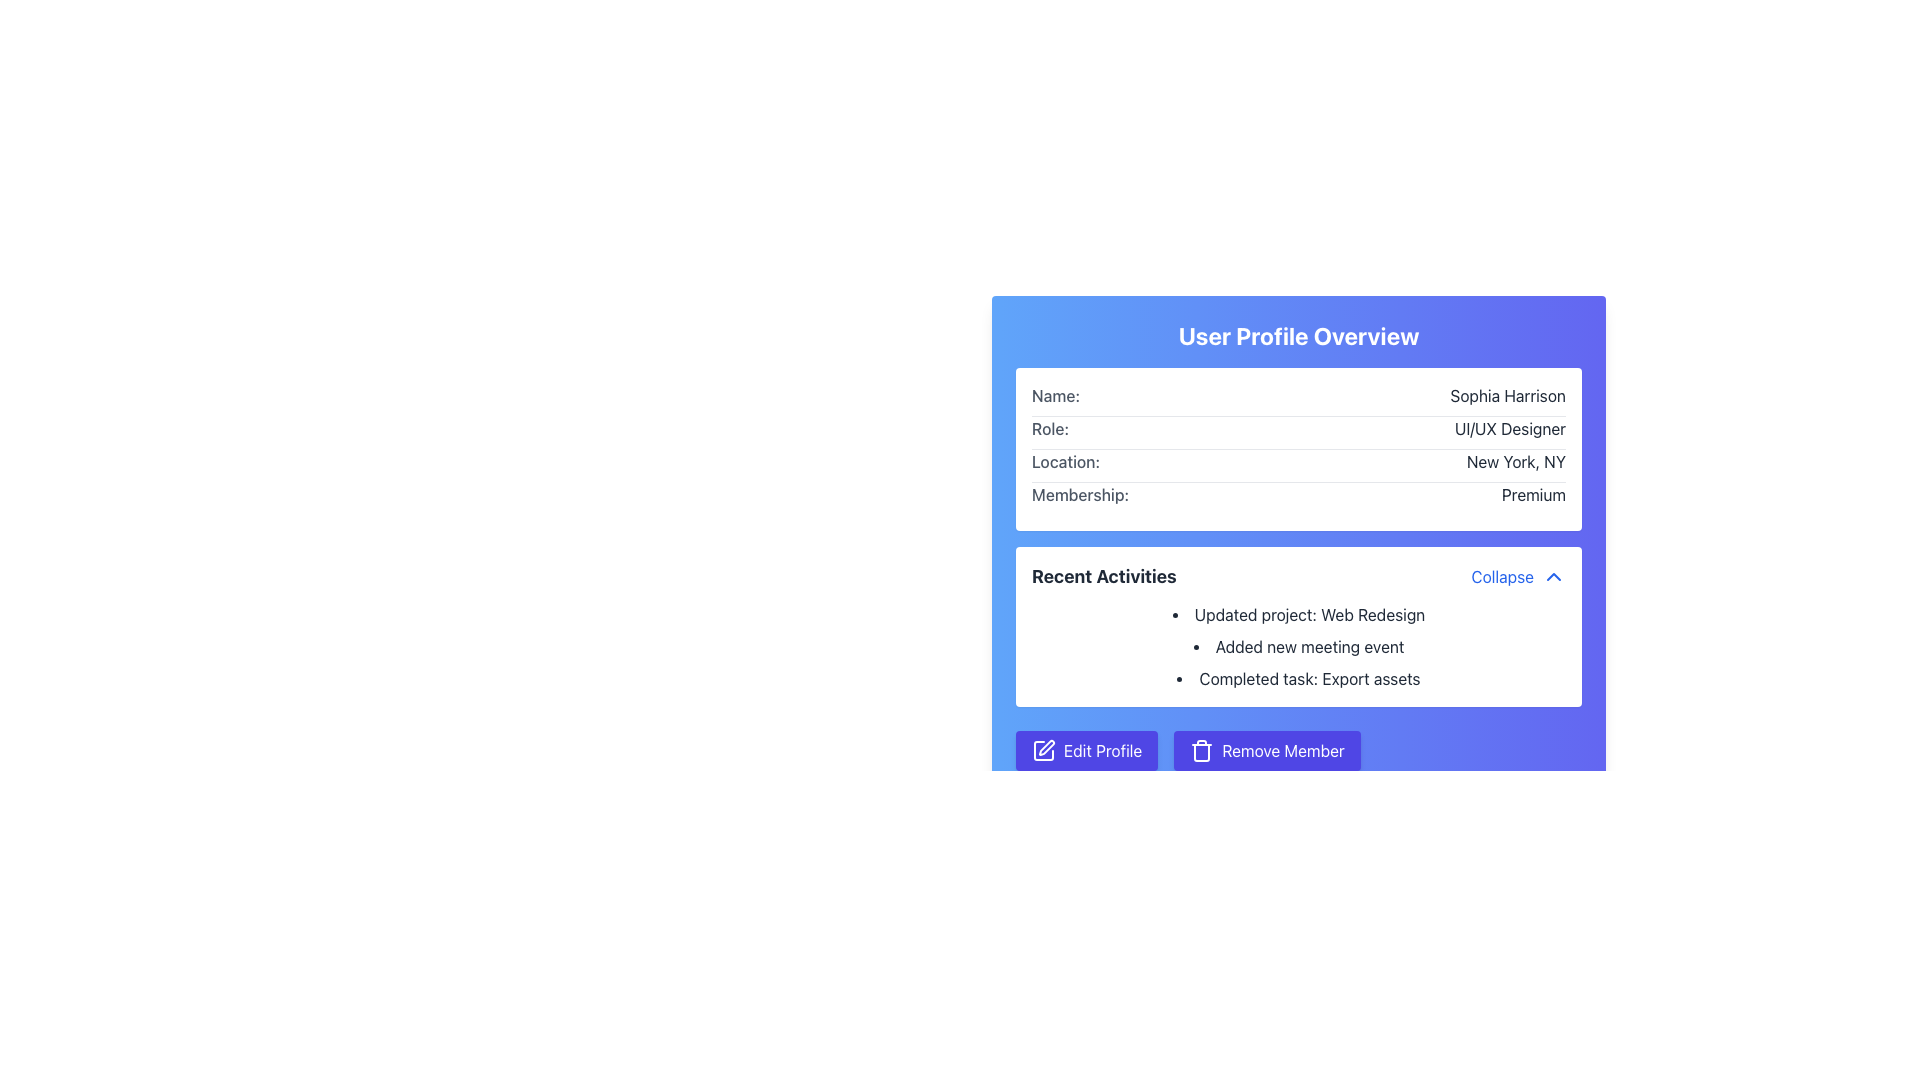 The width and height of the screenshot is (1920, 1080). I want to click on the button designed to remove a member from the user's profile or group to observe its hover state, so click(1266, 751).